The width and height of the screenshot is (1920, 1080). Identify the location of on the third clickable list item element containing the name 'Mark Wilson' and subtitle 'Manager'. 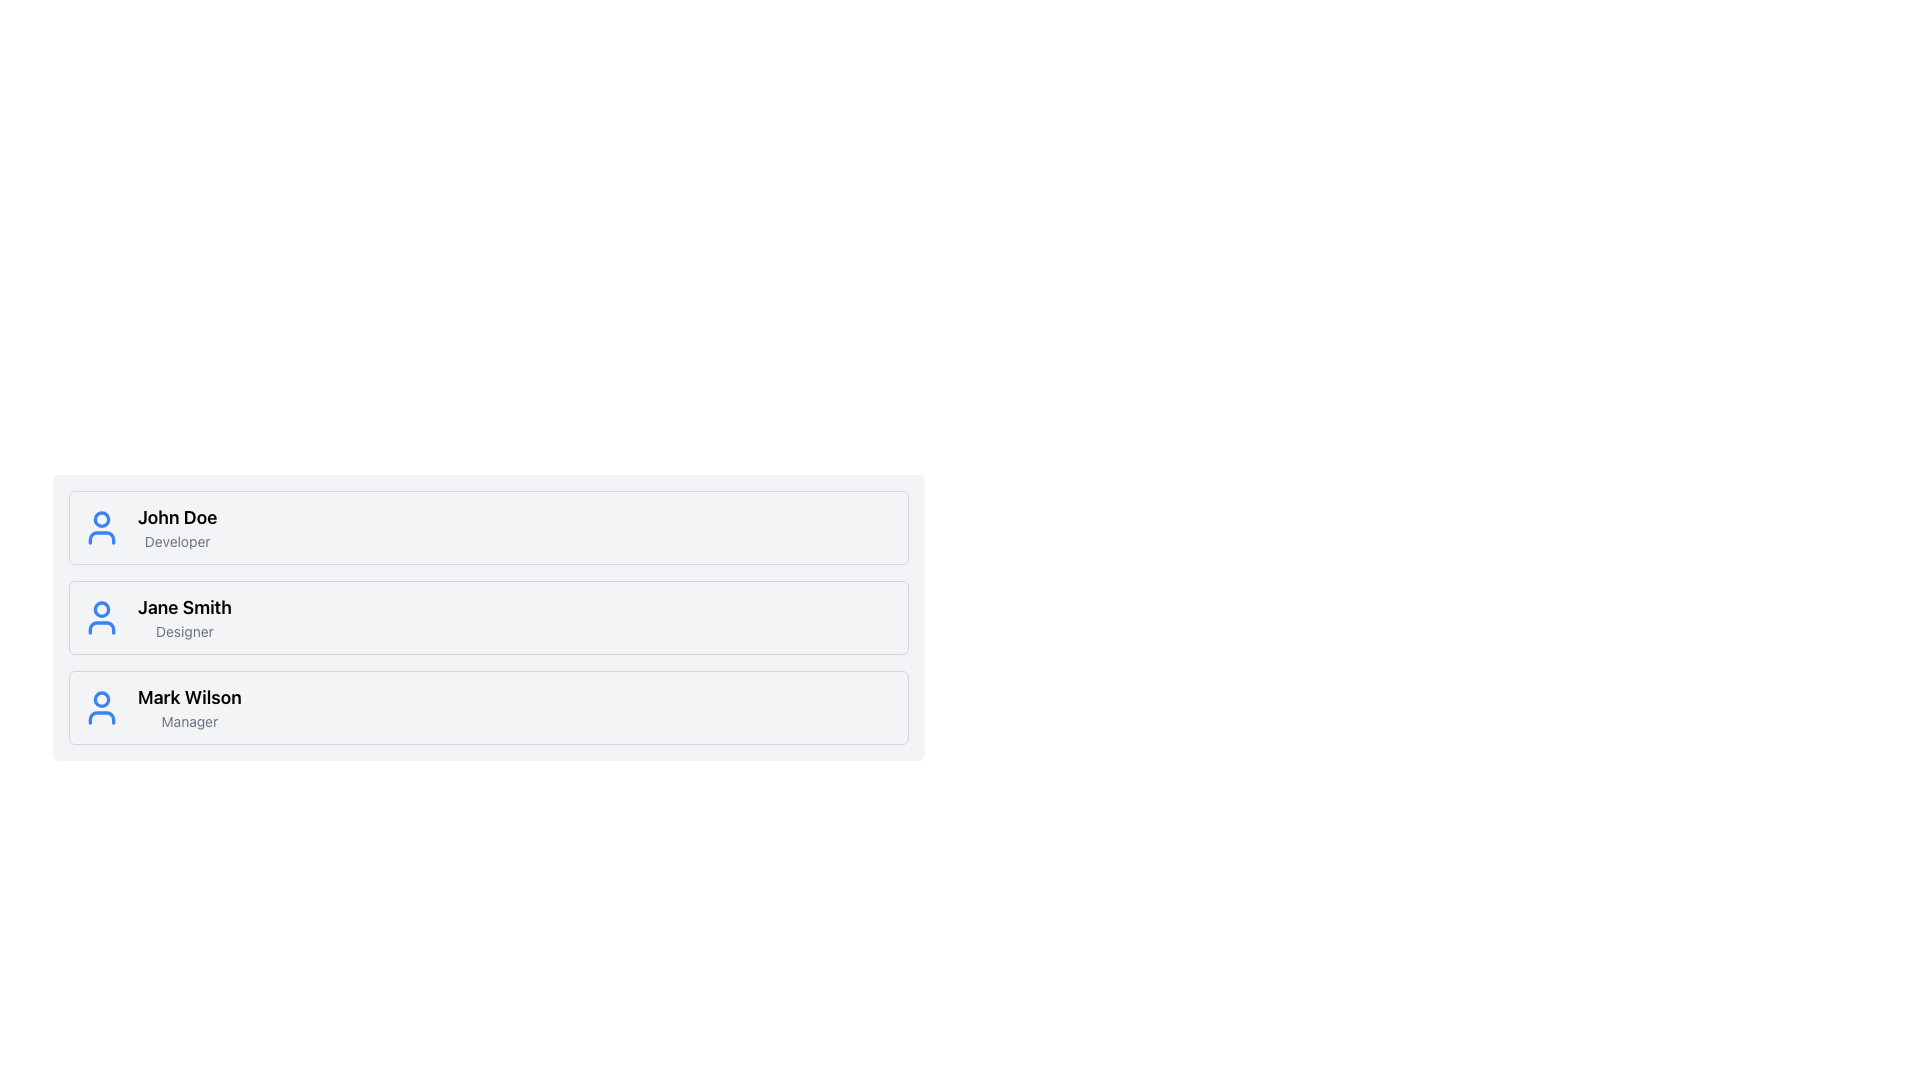
(489, 707).